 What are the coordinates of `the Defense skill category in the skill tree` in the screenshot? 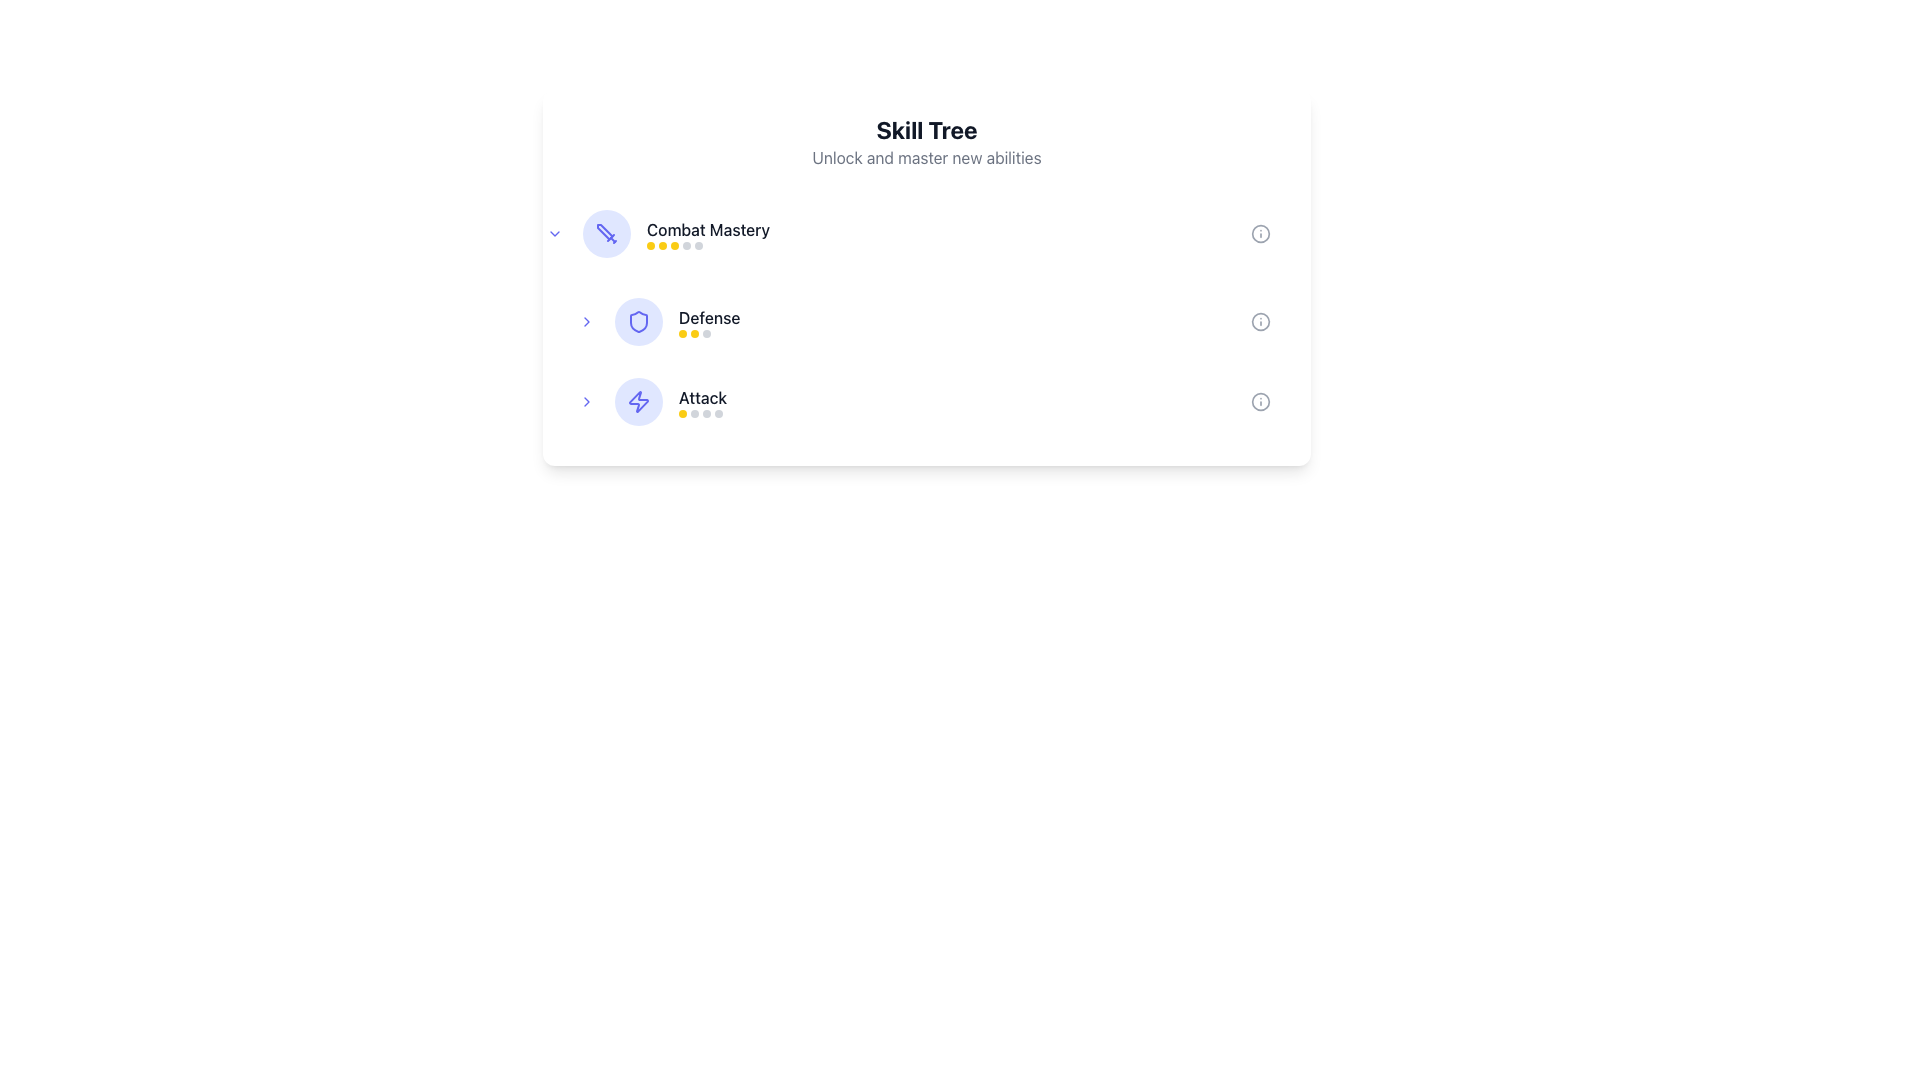 It's located at (941, 320).